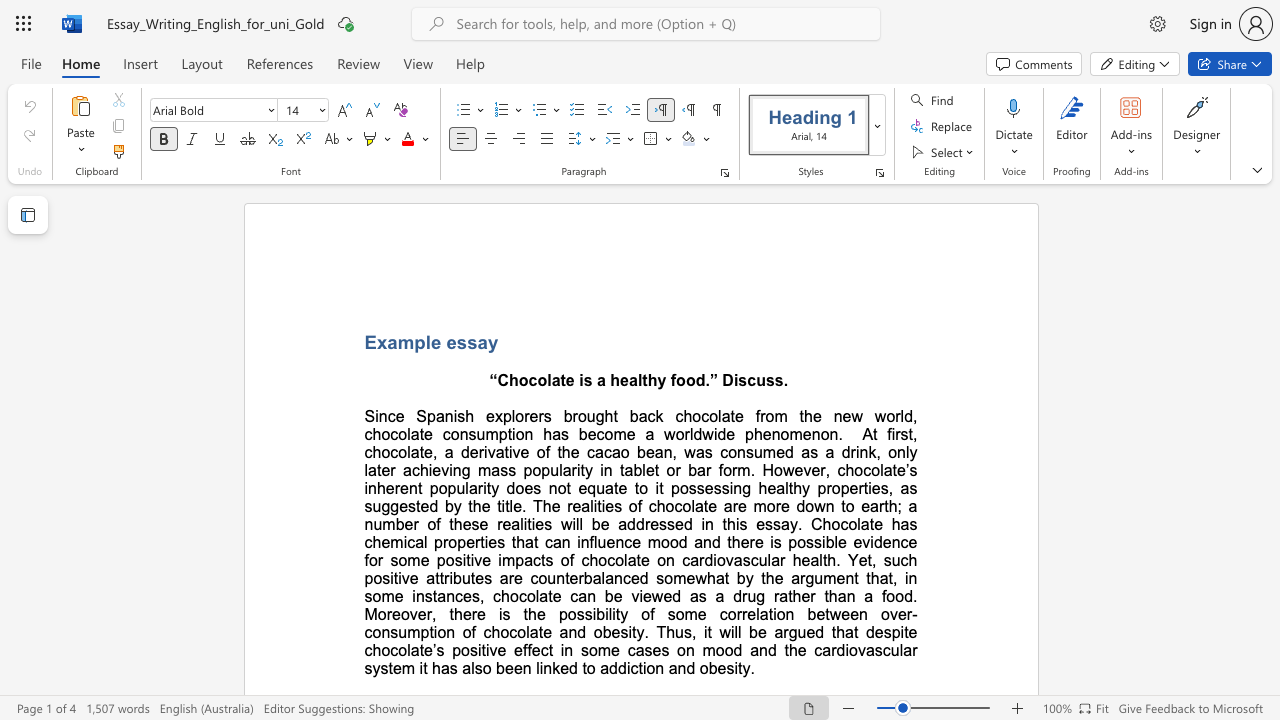  What do you see at coordinates (481, 650) in the screenshot?
I see `the subset text "tive effect i" within the text "the argument that, in some instances, chocolate can be viewed as a drug rather than a food. Moreover, there is the possibility of some correlation between over-consumption of chocolate and obesity. Thus, it will be argued that despite chocolate’s positive effect in some cases on mood and the cardiovascular system it has also been linked to addiction and obesity."` at bounding box center [481, 650].